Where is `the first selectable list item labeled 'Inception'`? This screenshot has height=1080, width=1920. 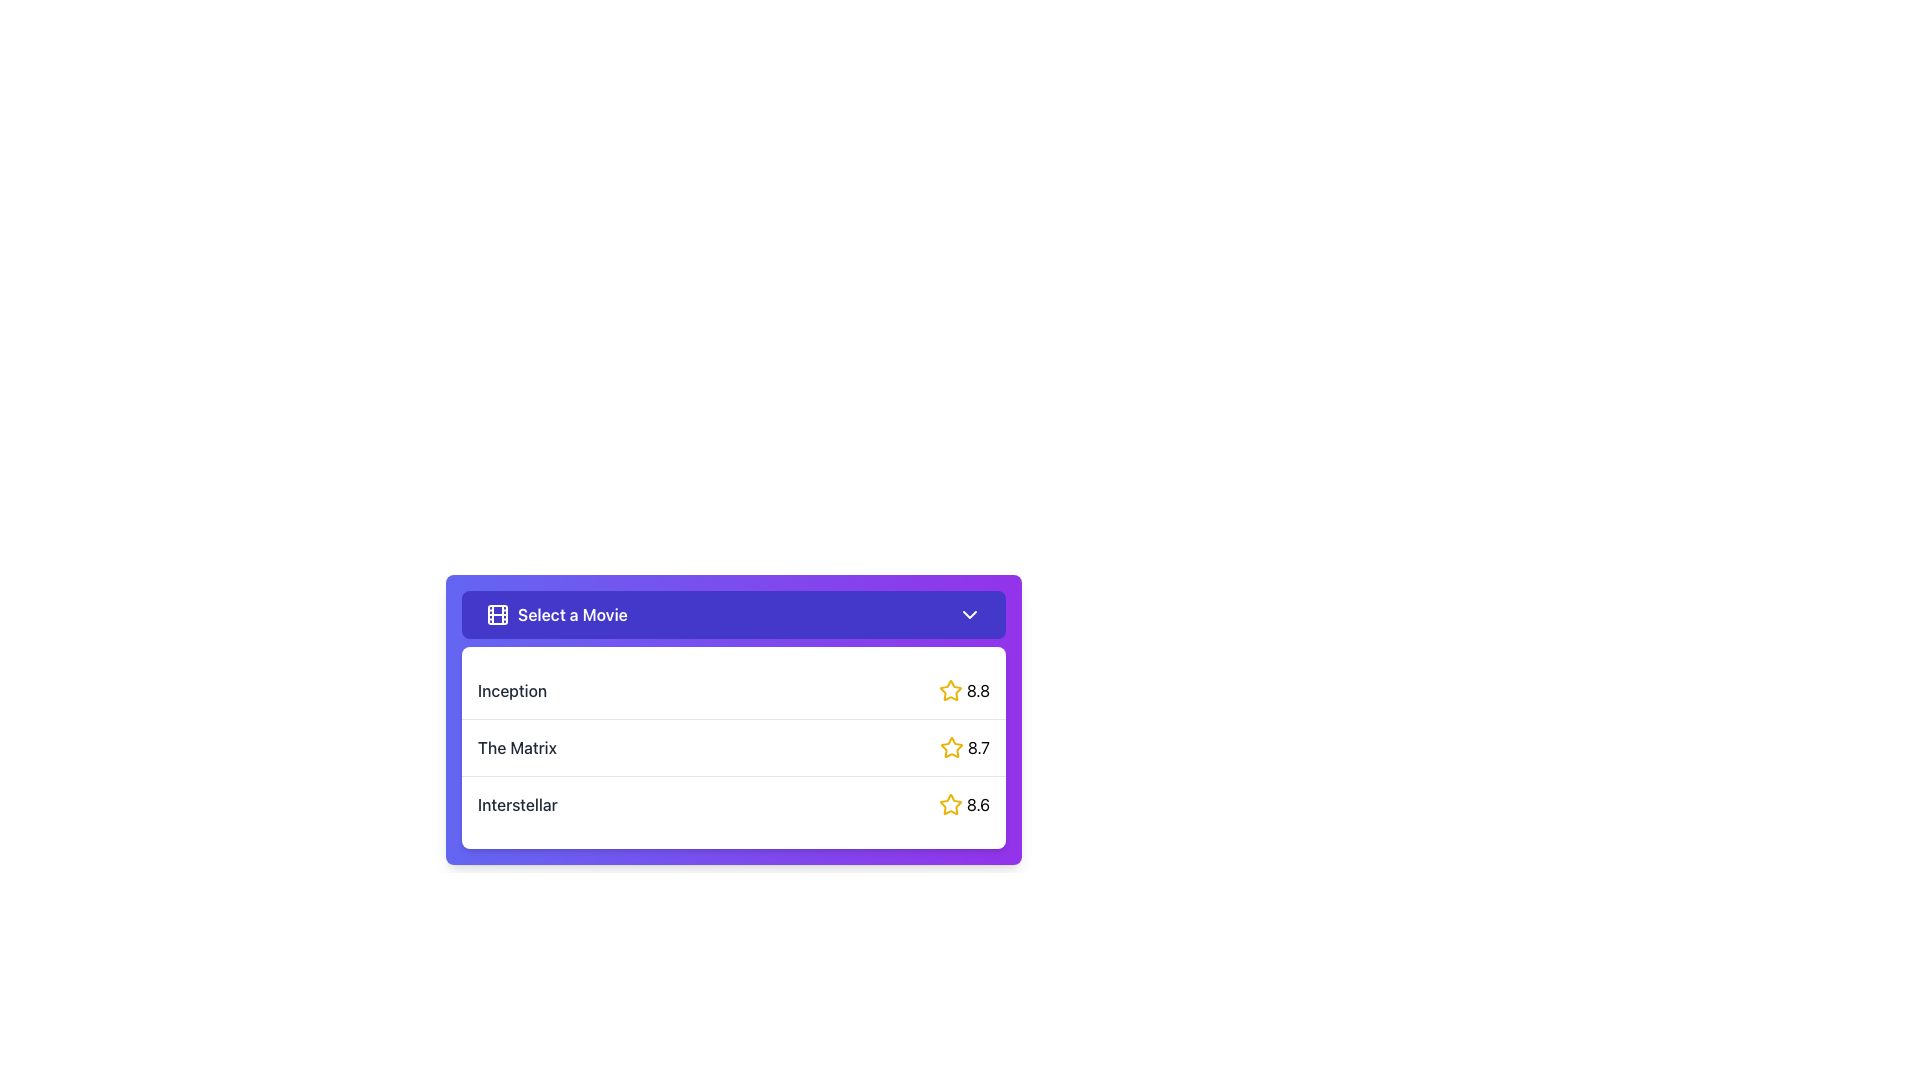
the first selectable list item labeled 'Inception' is located at coordinates (733, 689).